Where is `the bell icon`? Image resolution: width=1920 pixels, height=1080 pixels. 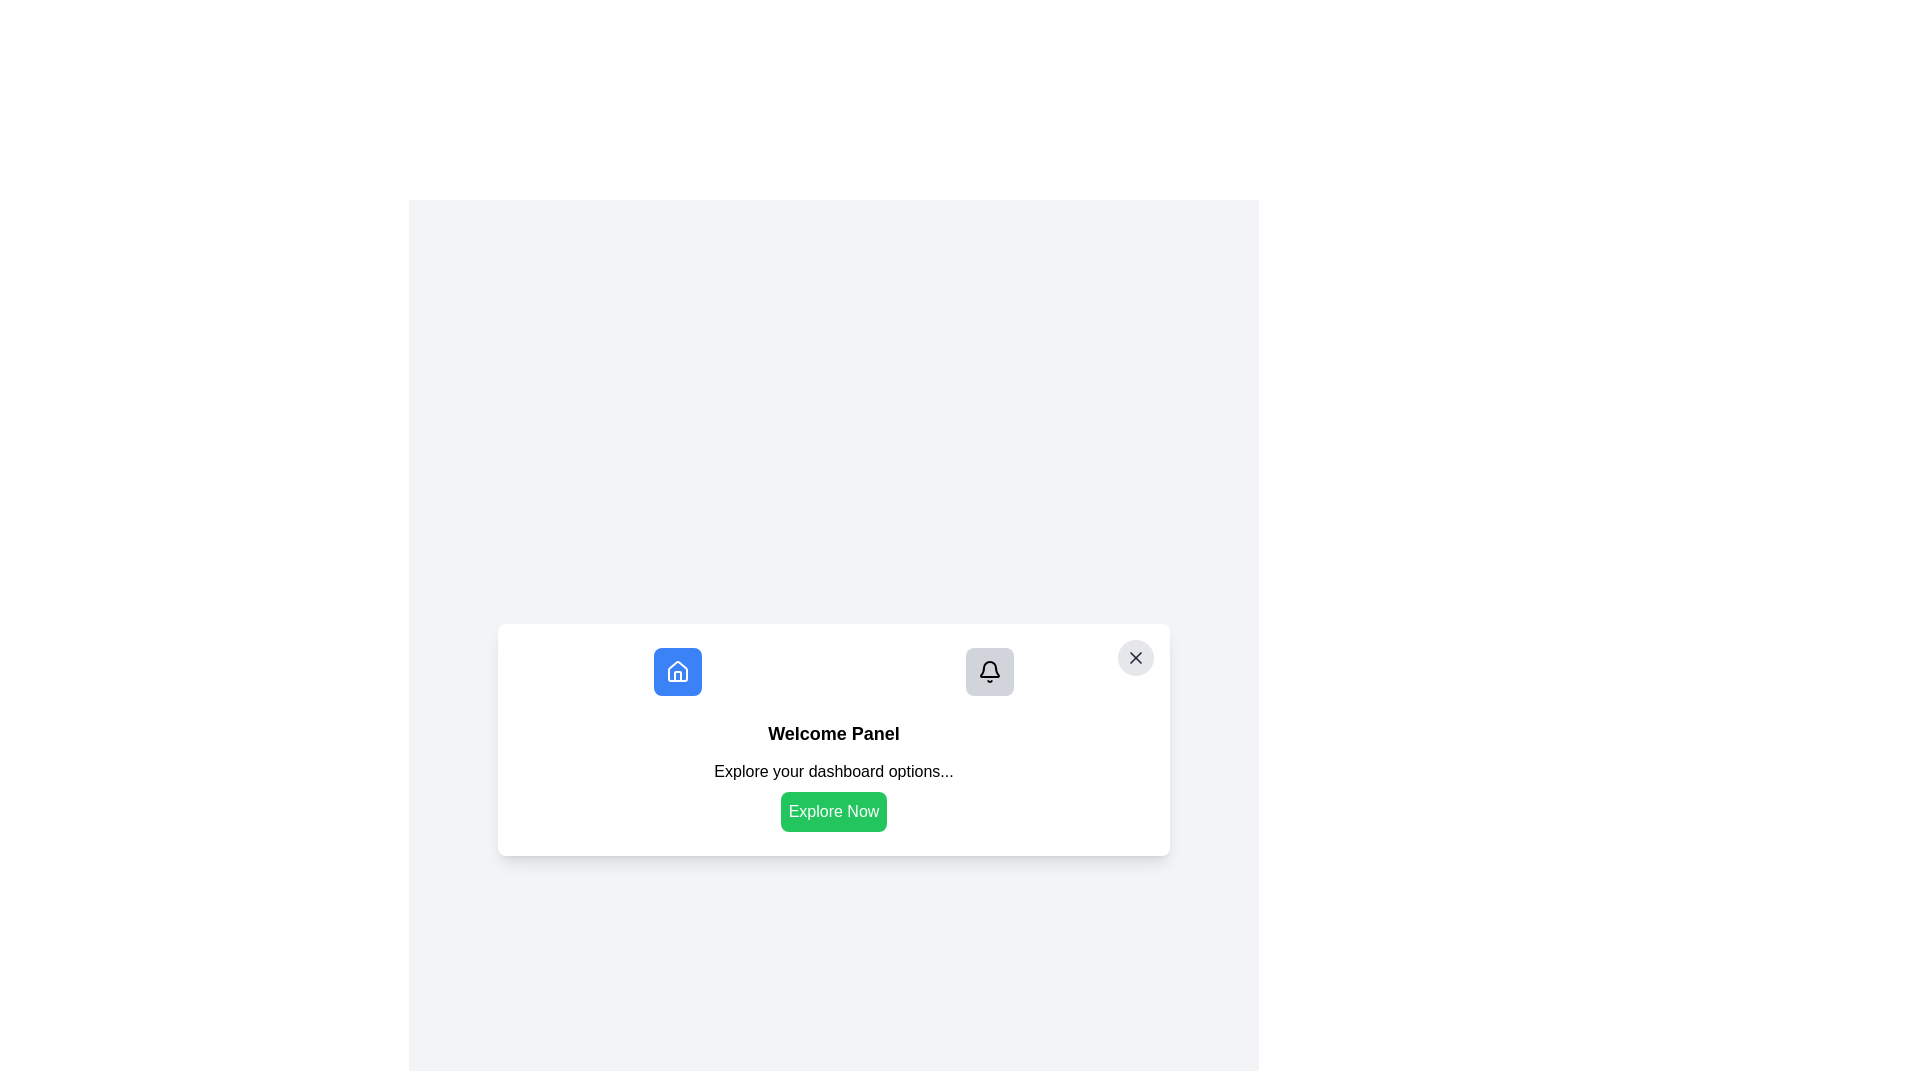
the bell icon is located at coordinates (989, 671).